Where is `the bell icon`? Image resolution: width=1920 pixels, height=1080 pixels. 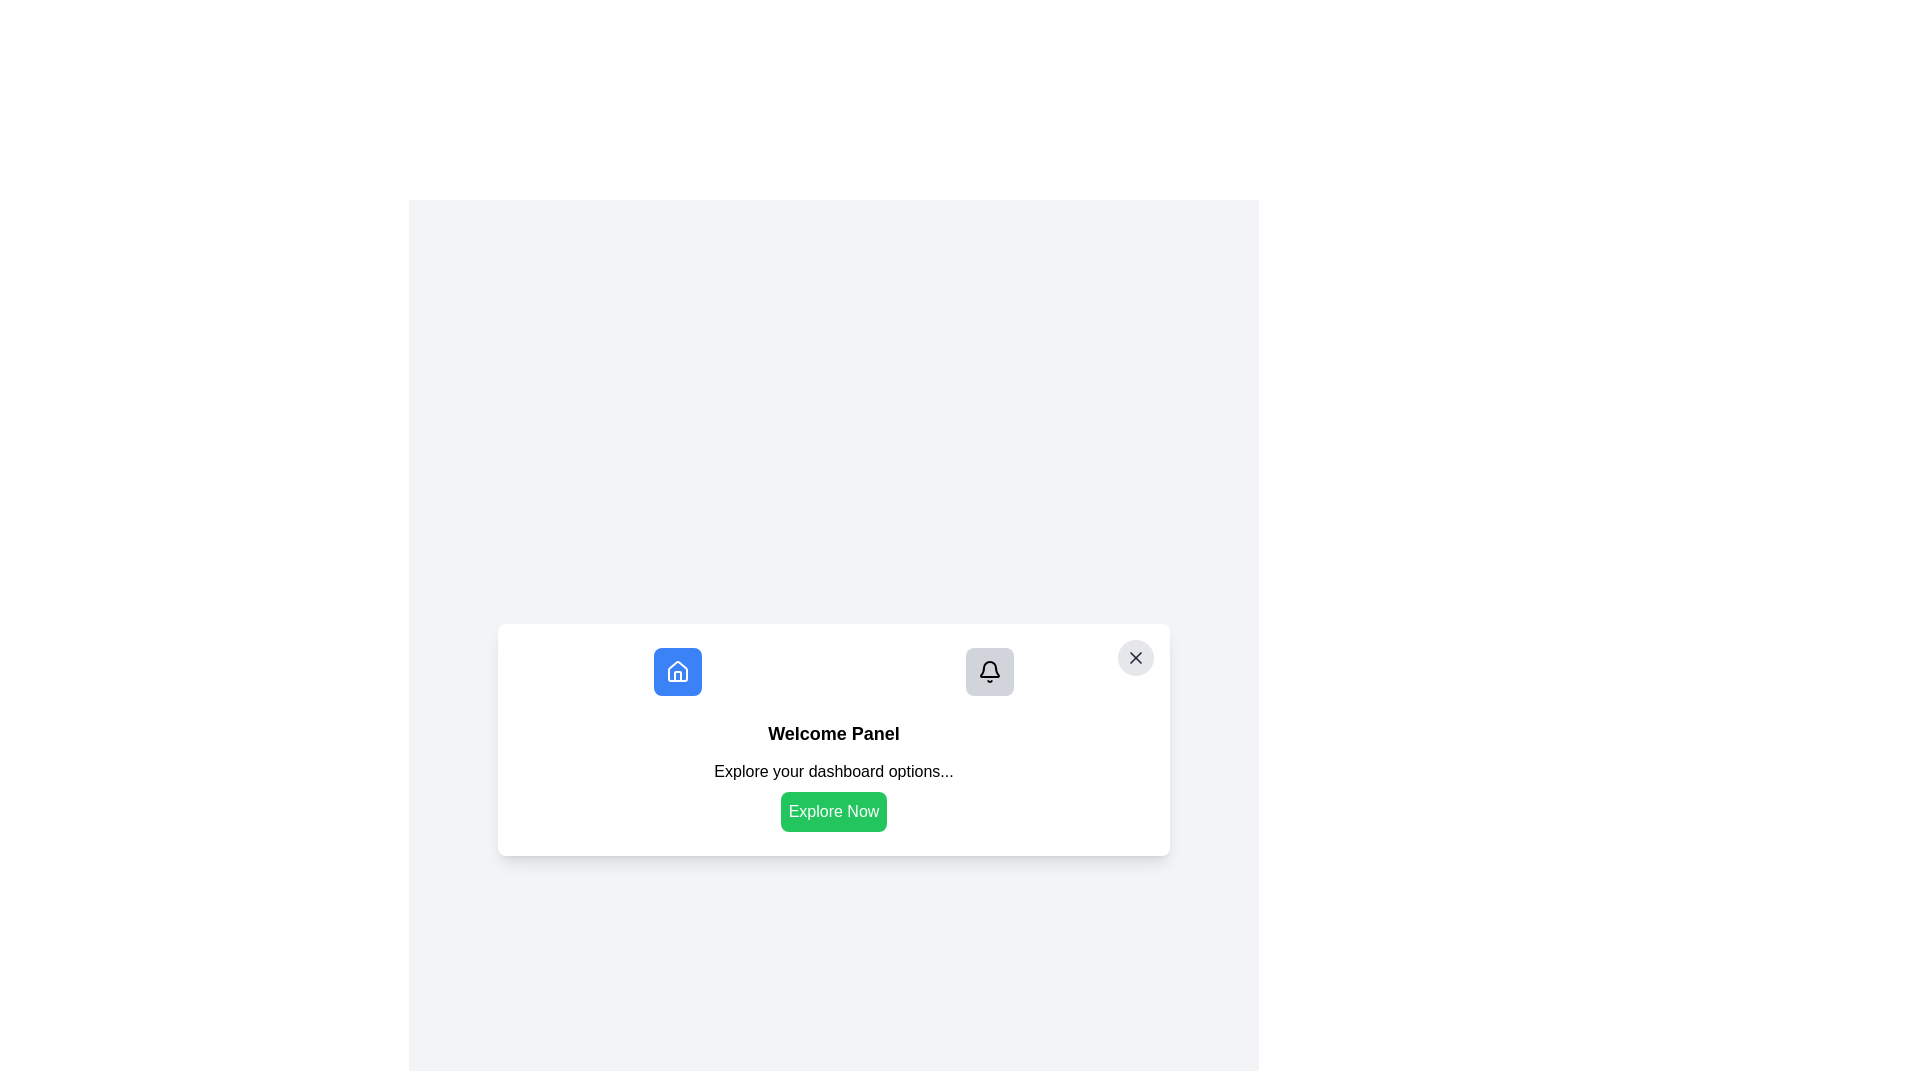
the bell icon is located at coordinates (989, 671).